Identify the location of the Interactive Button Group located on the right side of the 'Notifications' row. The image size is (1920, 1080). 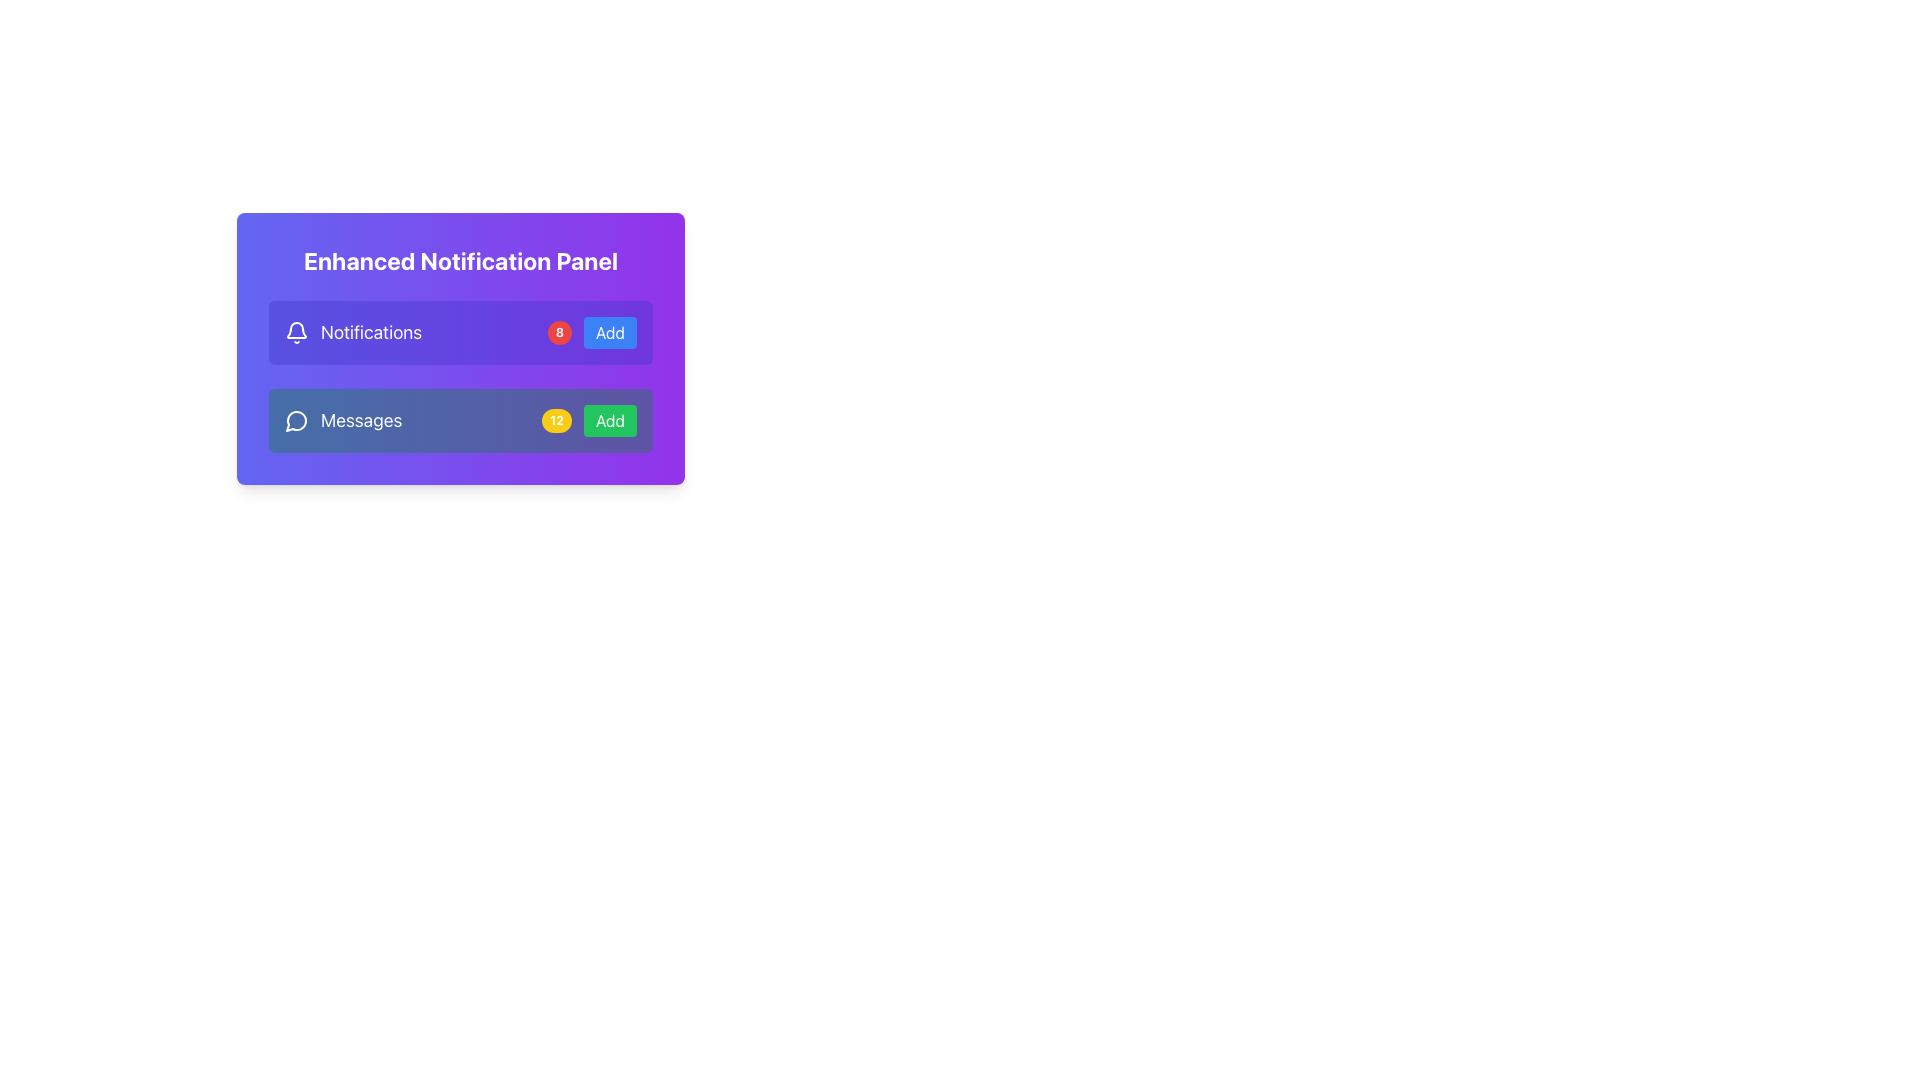
(591, 331).